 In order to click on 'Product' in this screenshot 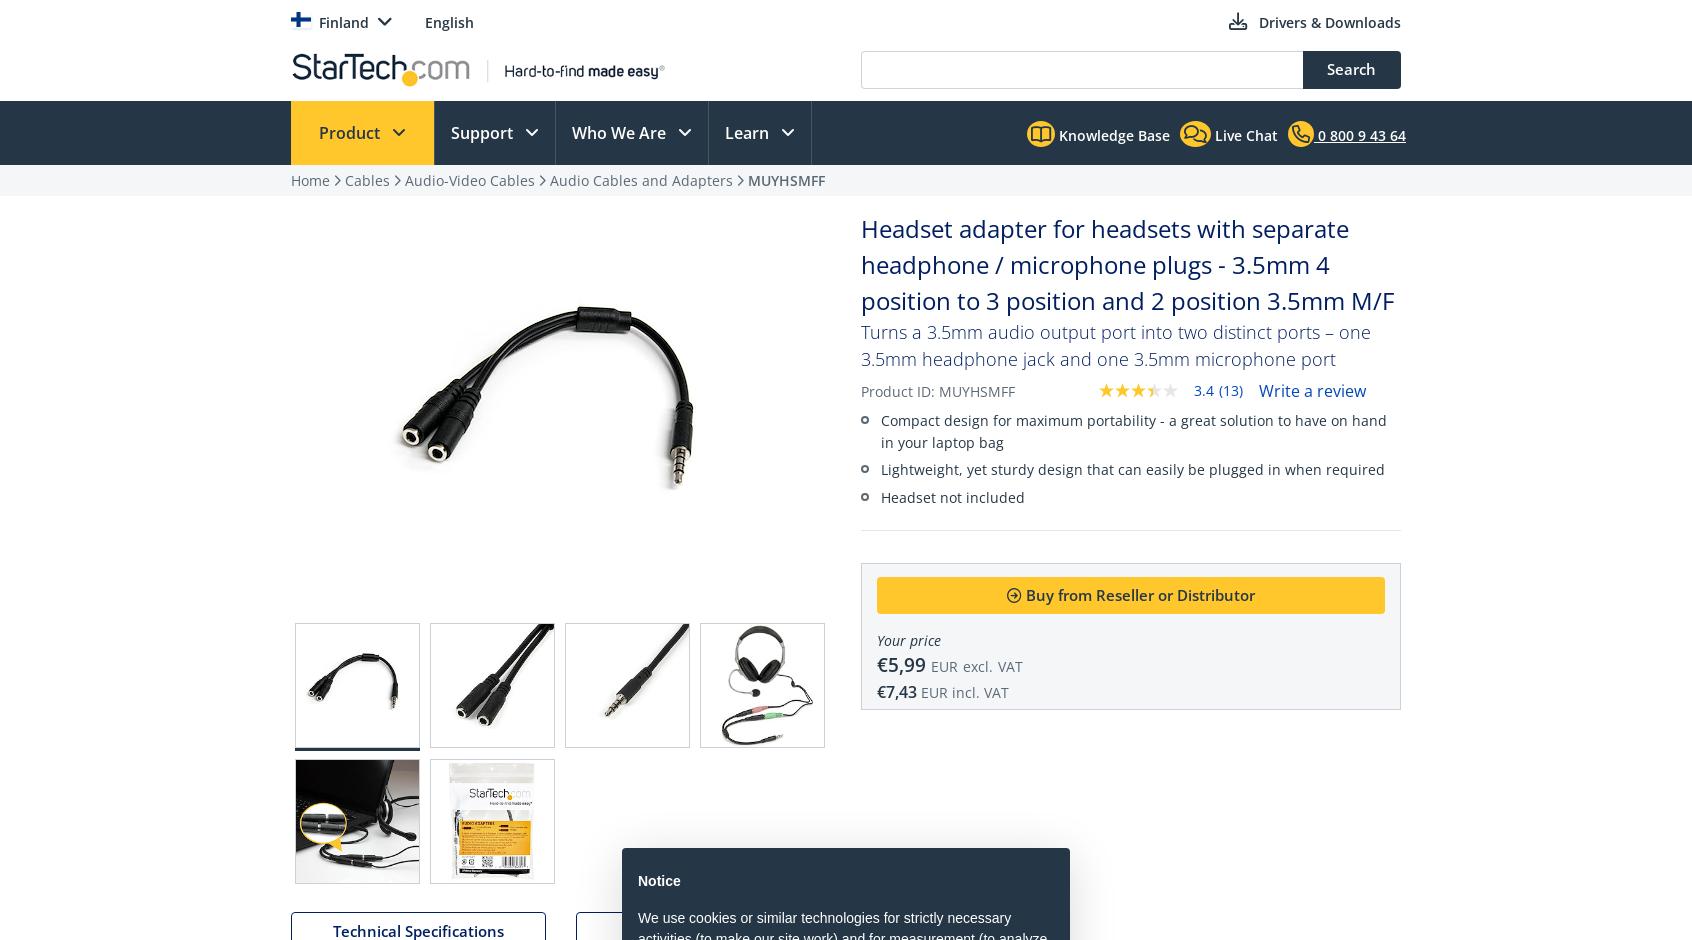, I will do `click(317, 132)`.